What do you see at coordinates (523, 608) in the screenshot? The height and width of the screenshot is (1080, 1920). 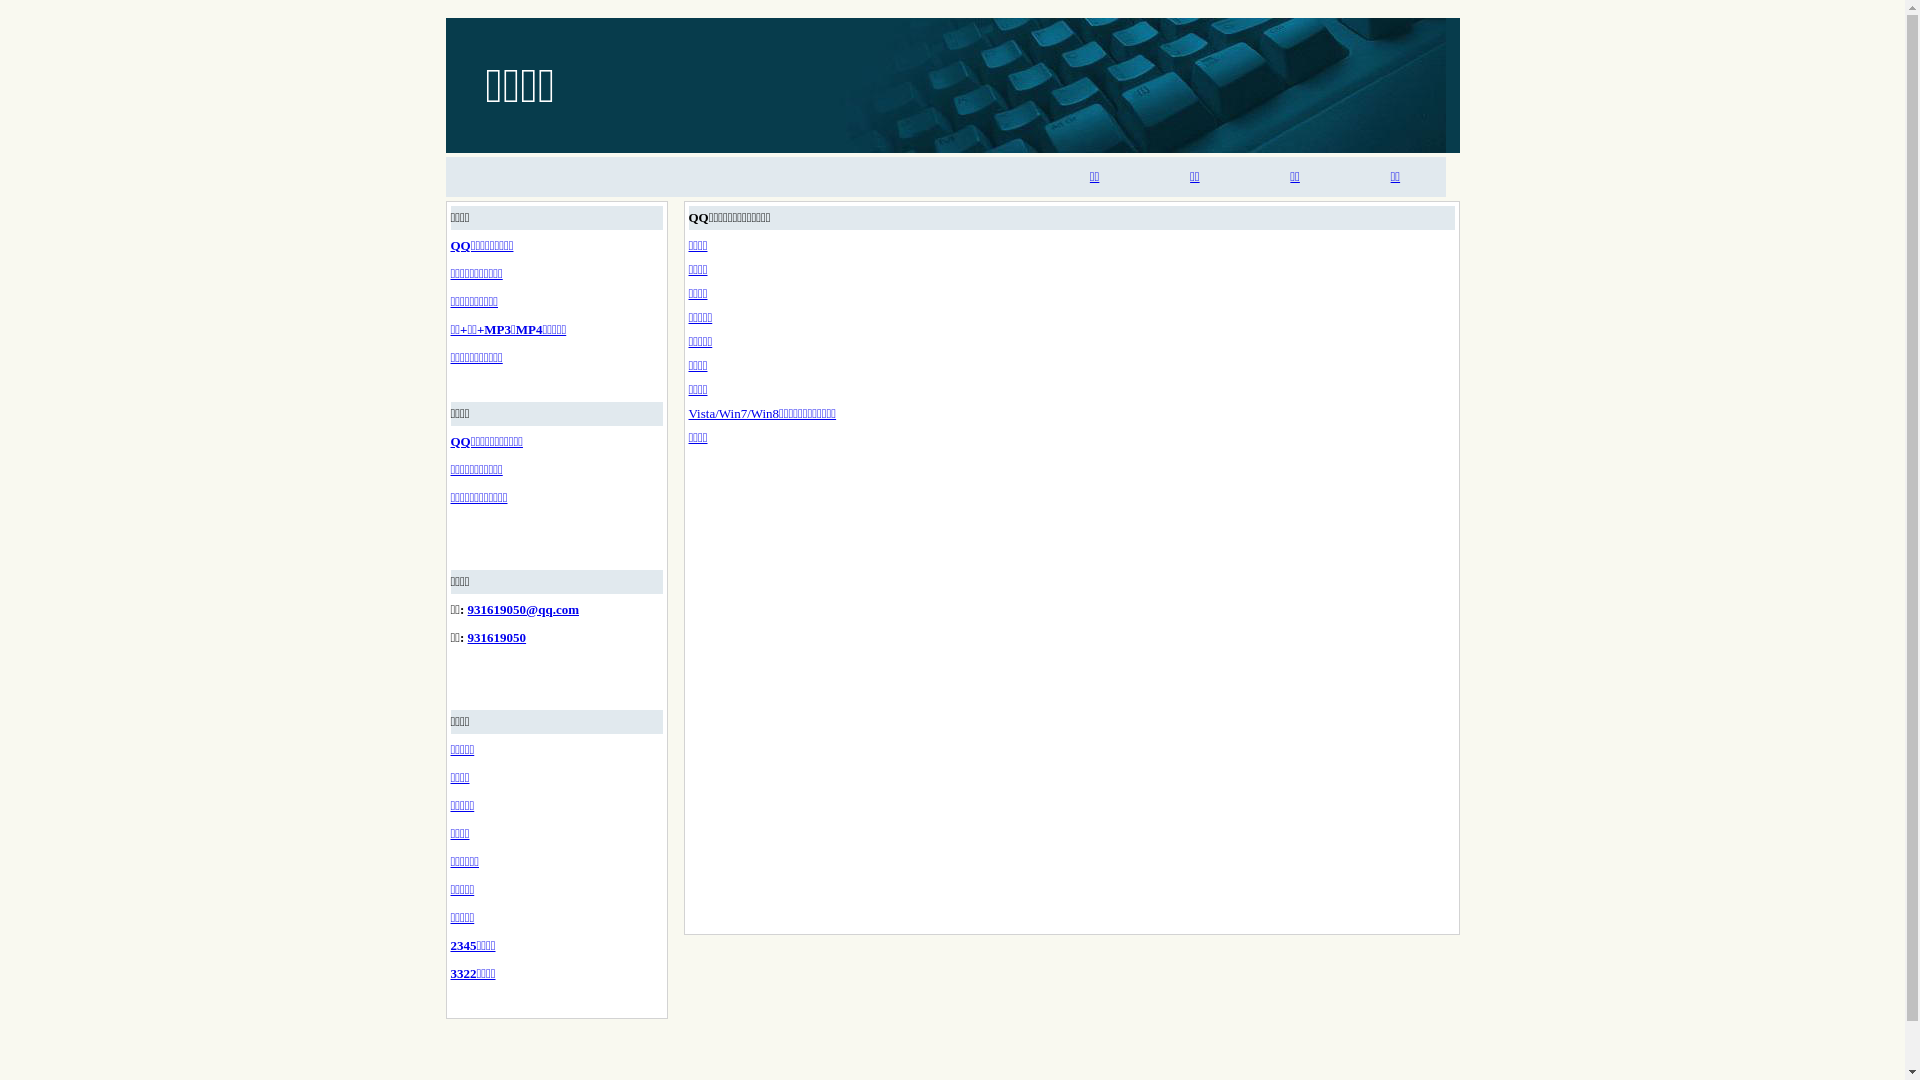 I see `'931619050@qq.com'` at bounding box center [523, 608].